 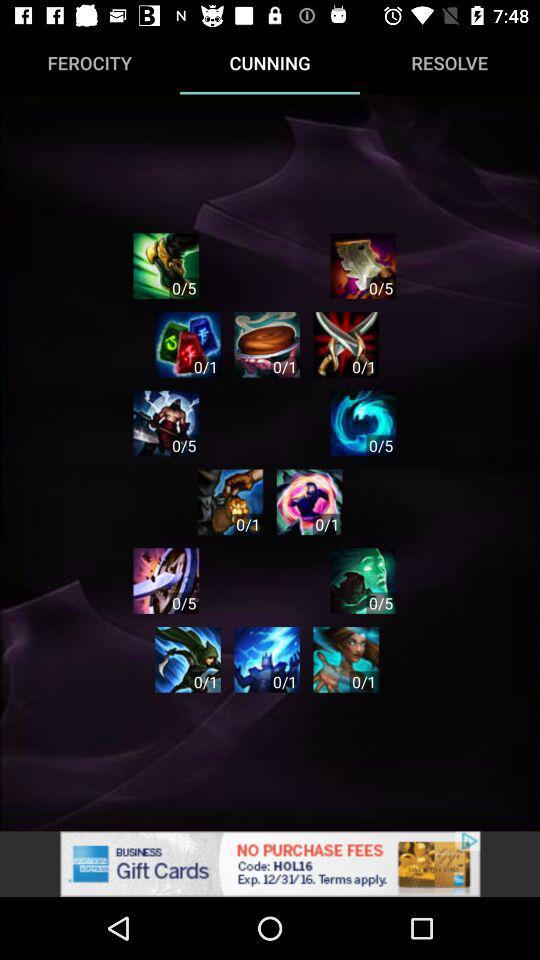 What do you see at coordinates (309, 501) in the screenshot?
I see `cunning characters` at bounding box center [309, 501].